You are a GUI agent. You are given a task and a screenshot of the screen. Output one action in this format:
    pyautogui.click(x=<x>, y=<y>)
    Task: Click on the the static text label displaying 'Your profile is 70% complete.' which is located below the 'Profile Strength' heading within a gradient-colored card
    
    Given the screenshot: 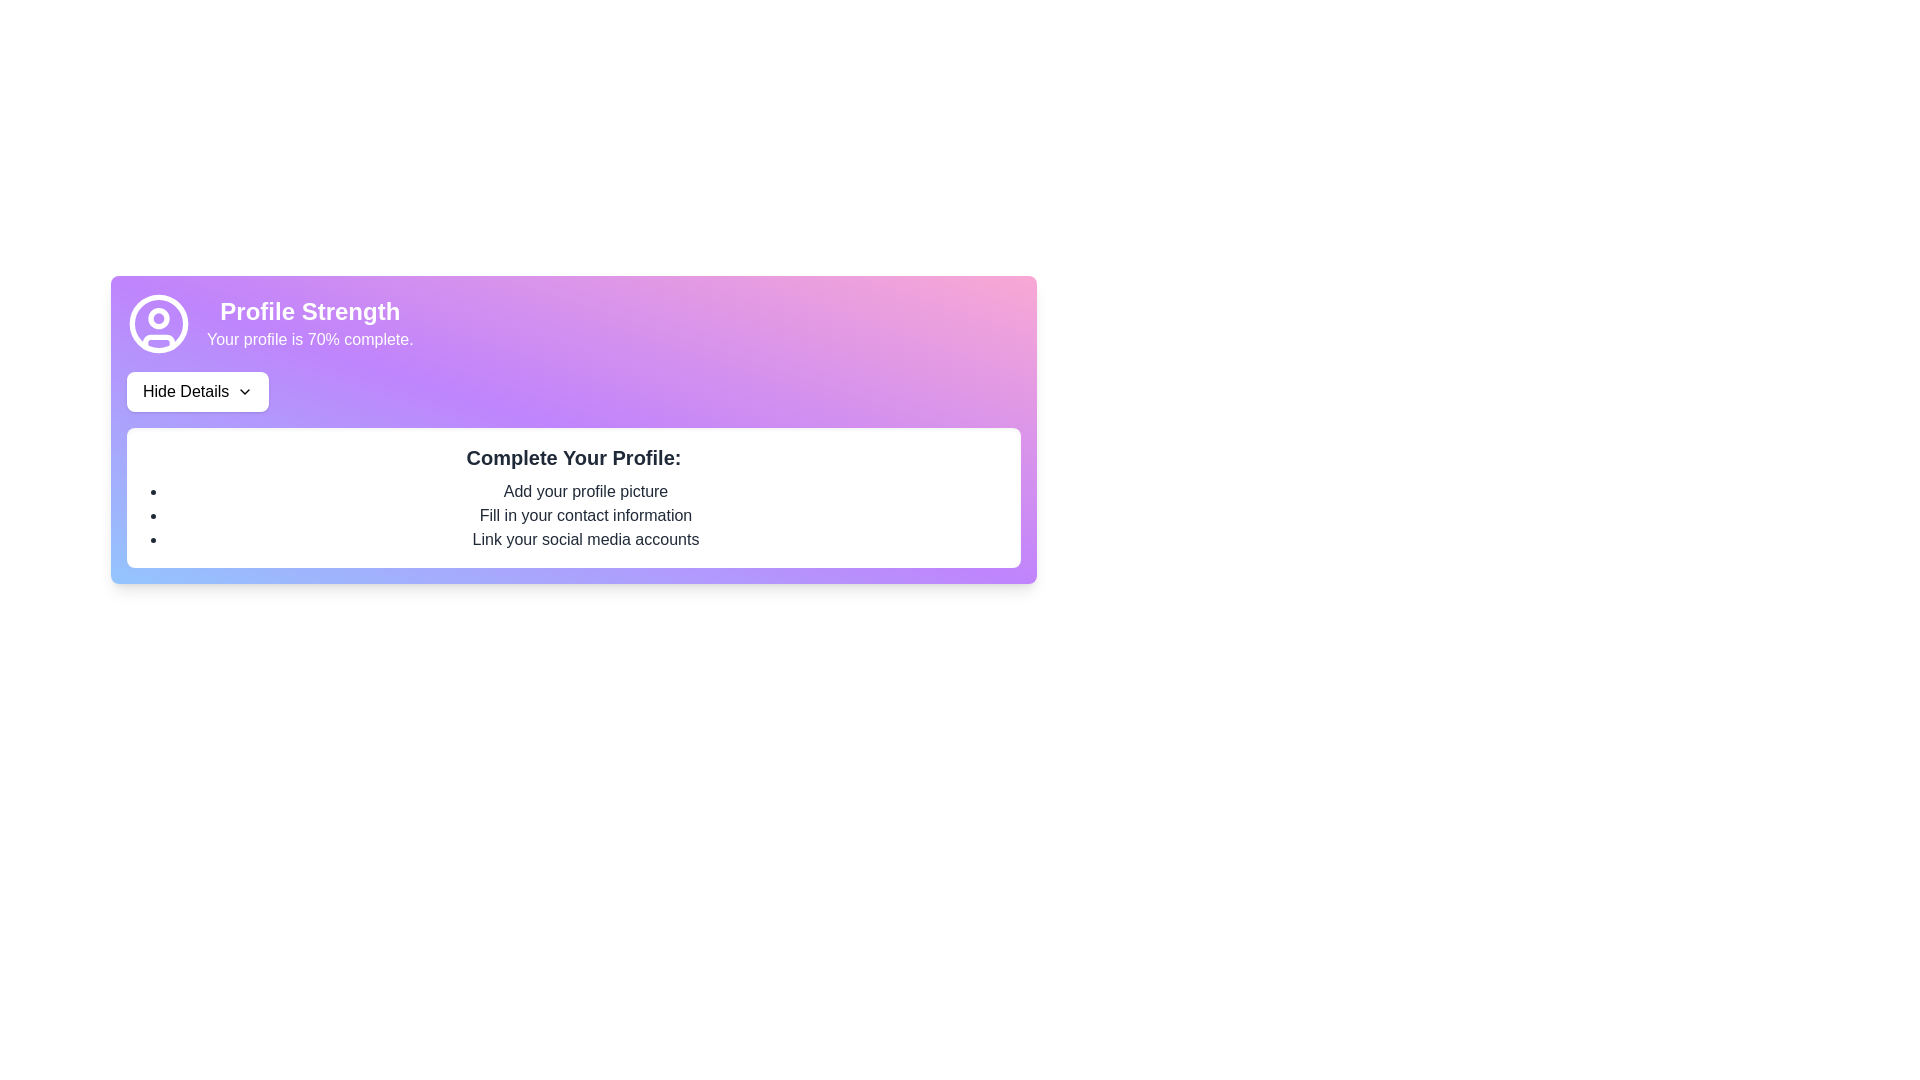 What is the action you would take?
    pyautogui.click(x=309, y=338)
    